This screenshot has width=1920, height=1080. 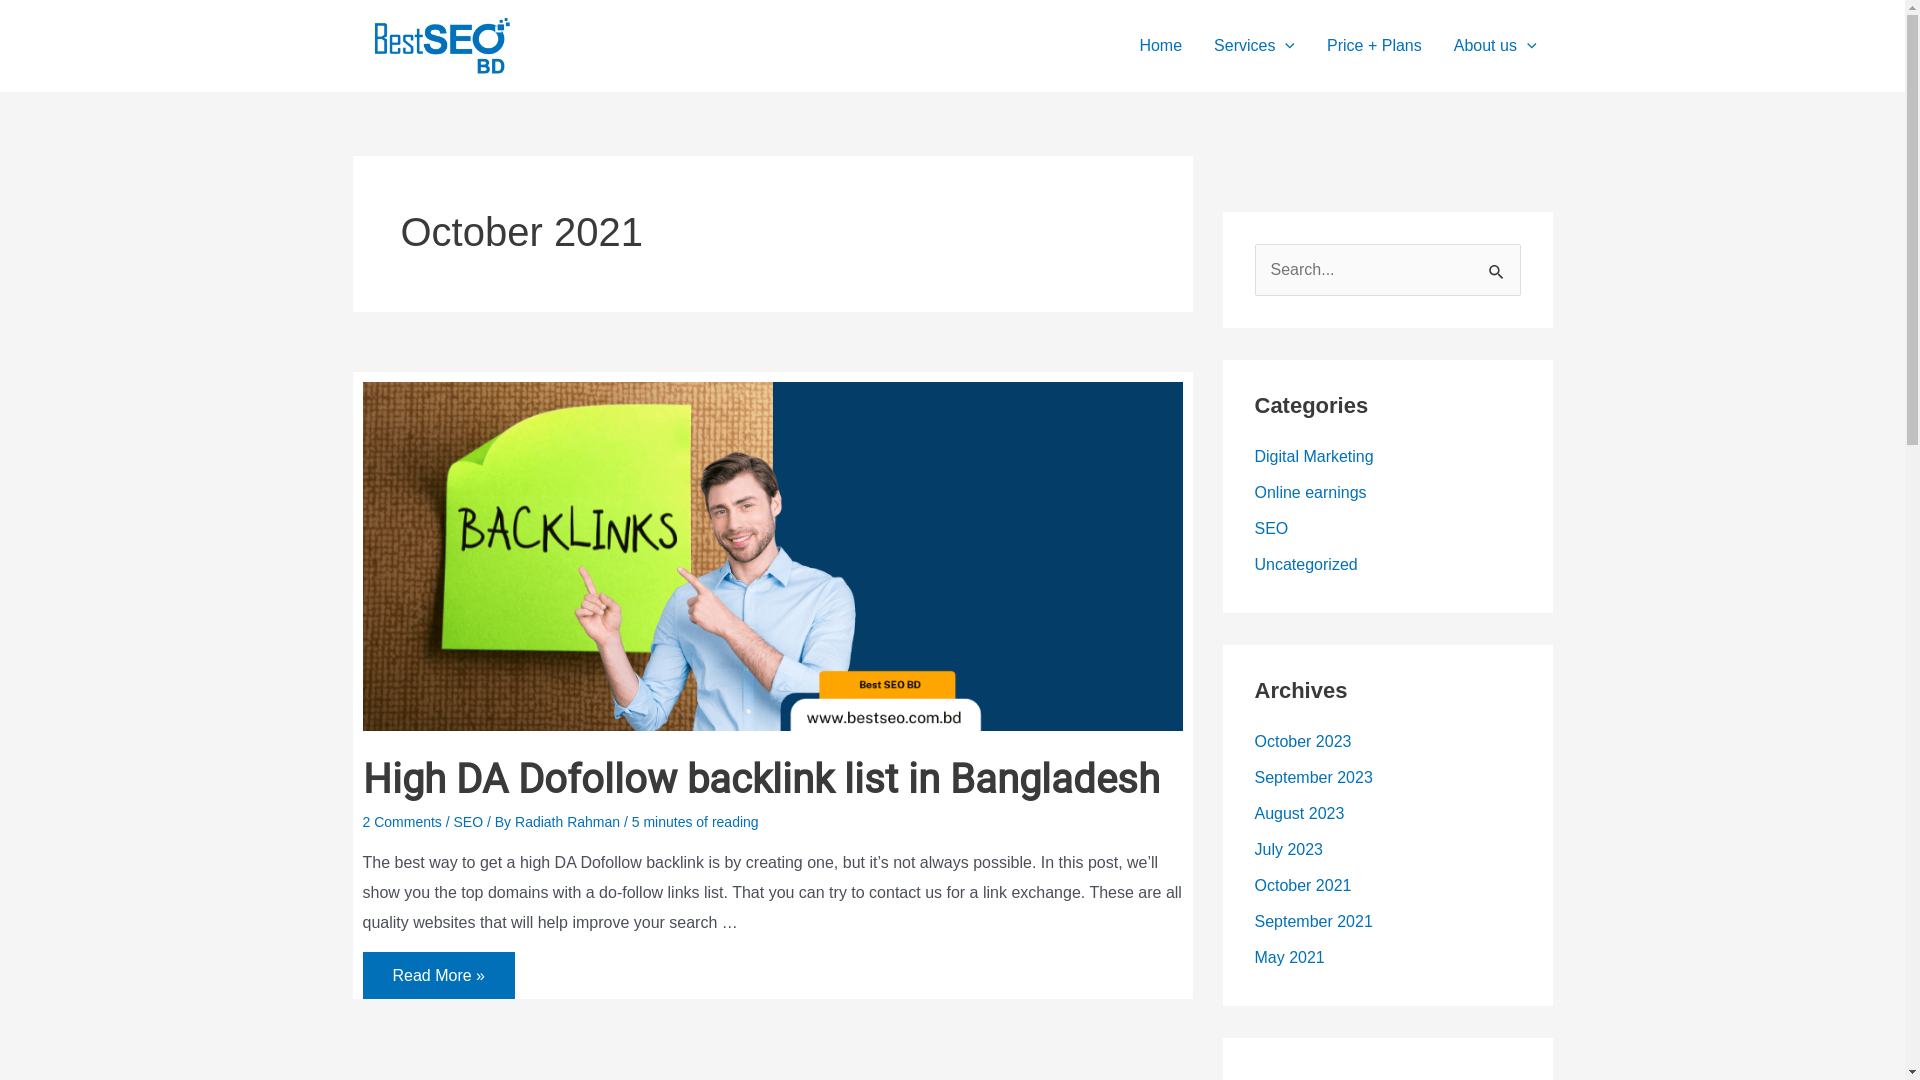 What do you see at coordinates (568, 821) in the screenshot?
I see `'Radiath Rahman'` at bounding box center [568, 821].